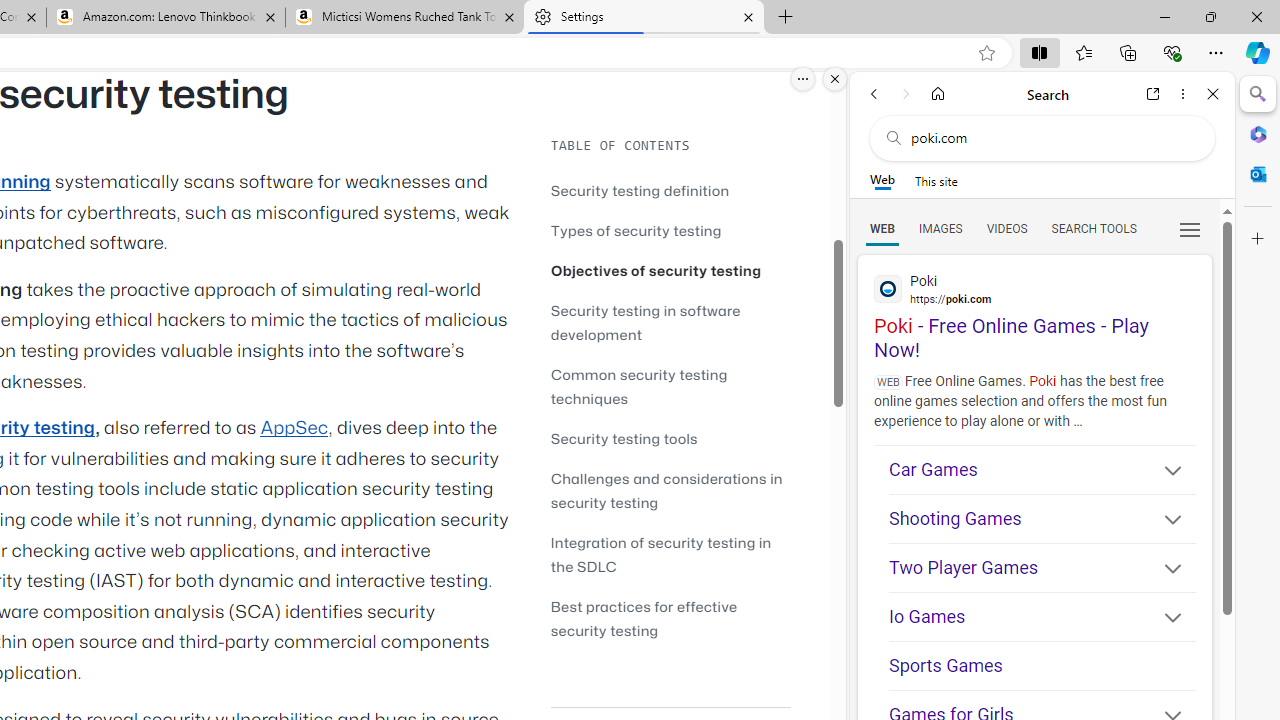 The image size is (1280, 720). Describe the element at coordinates (293, 427) in the screenshot. I see `'AppSec'` at that location.